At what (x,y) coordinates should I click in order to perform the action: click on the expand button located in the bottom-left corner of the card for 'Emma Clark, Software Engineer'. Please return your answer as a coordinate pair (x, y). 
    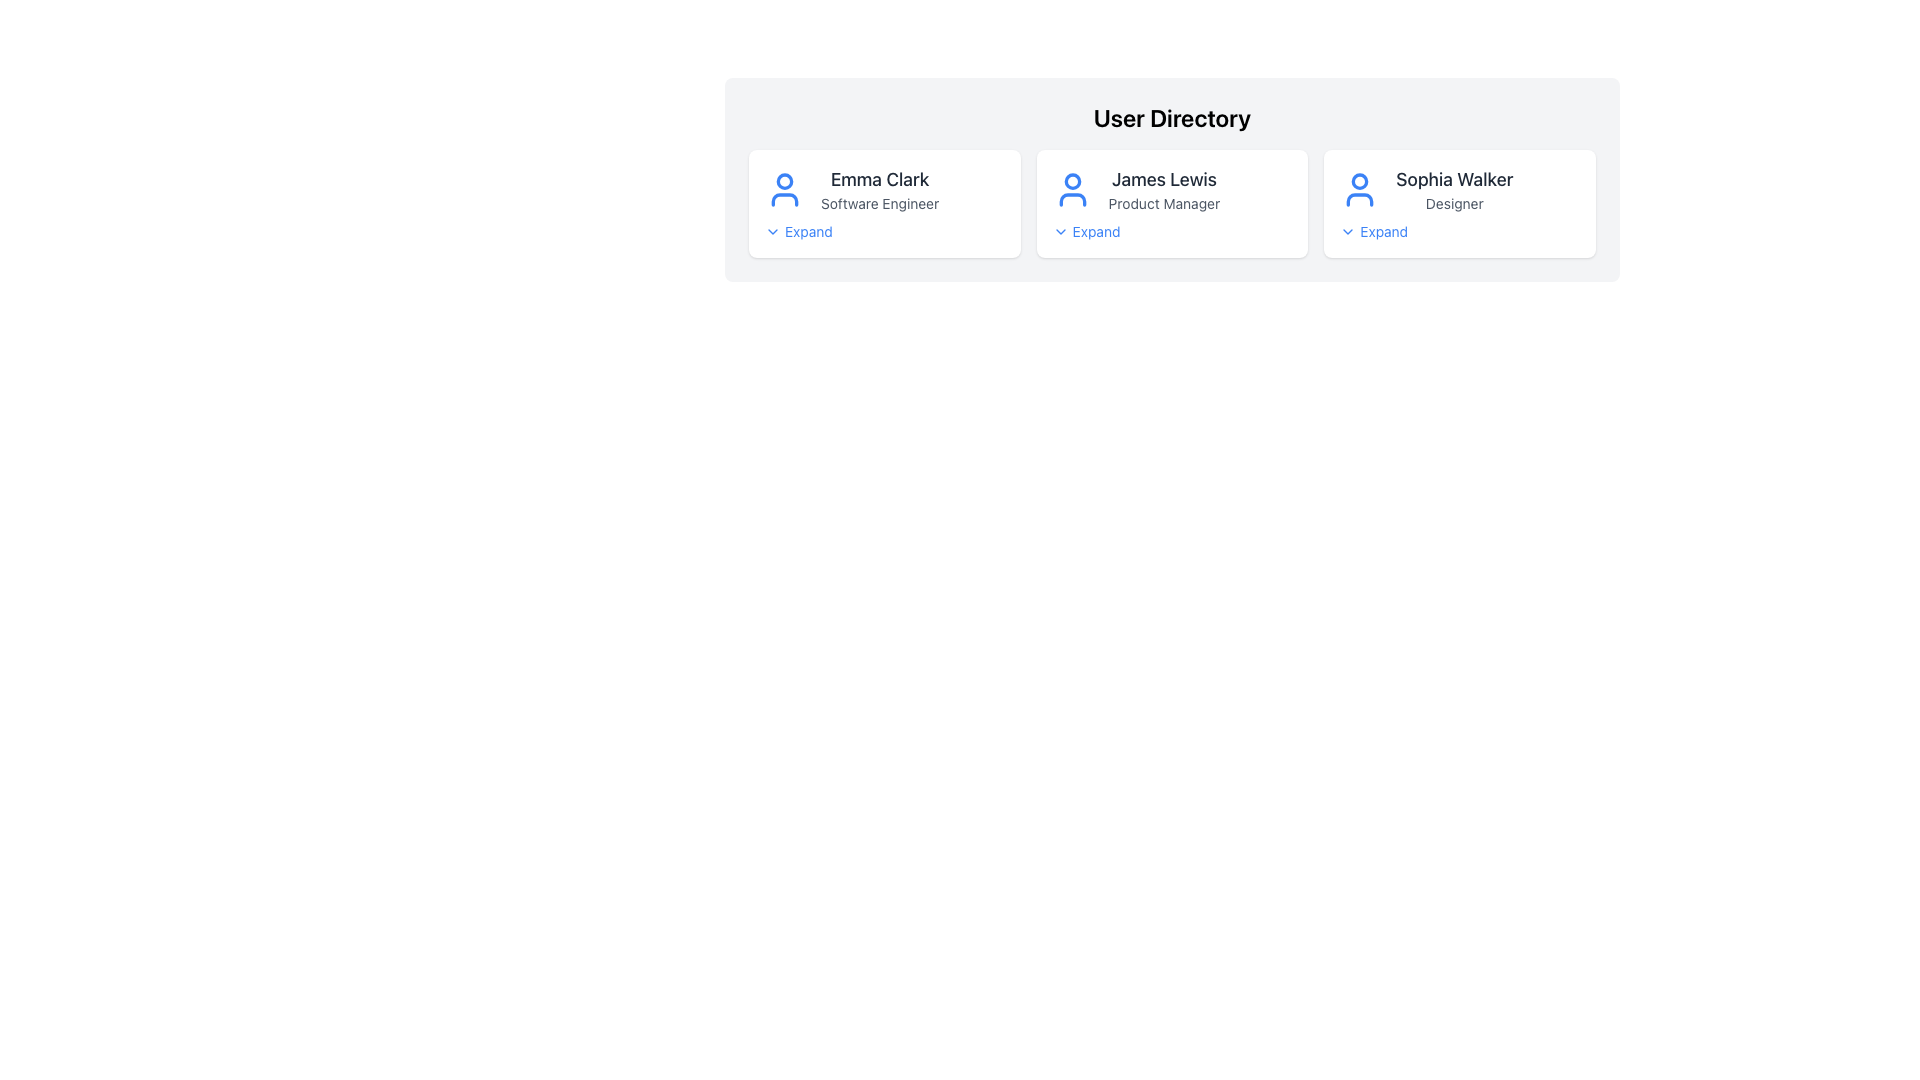
    Looking at the image, I should click on (797, 230).